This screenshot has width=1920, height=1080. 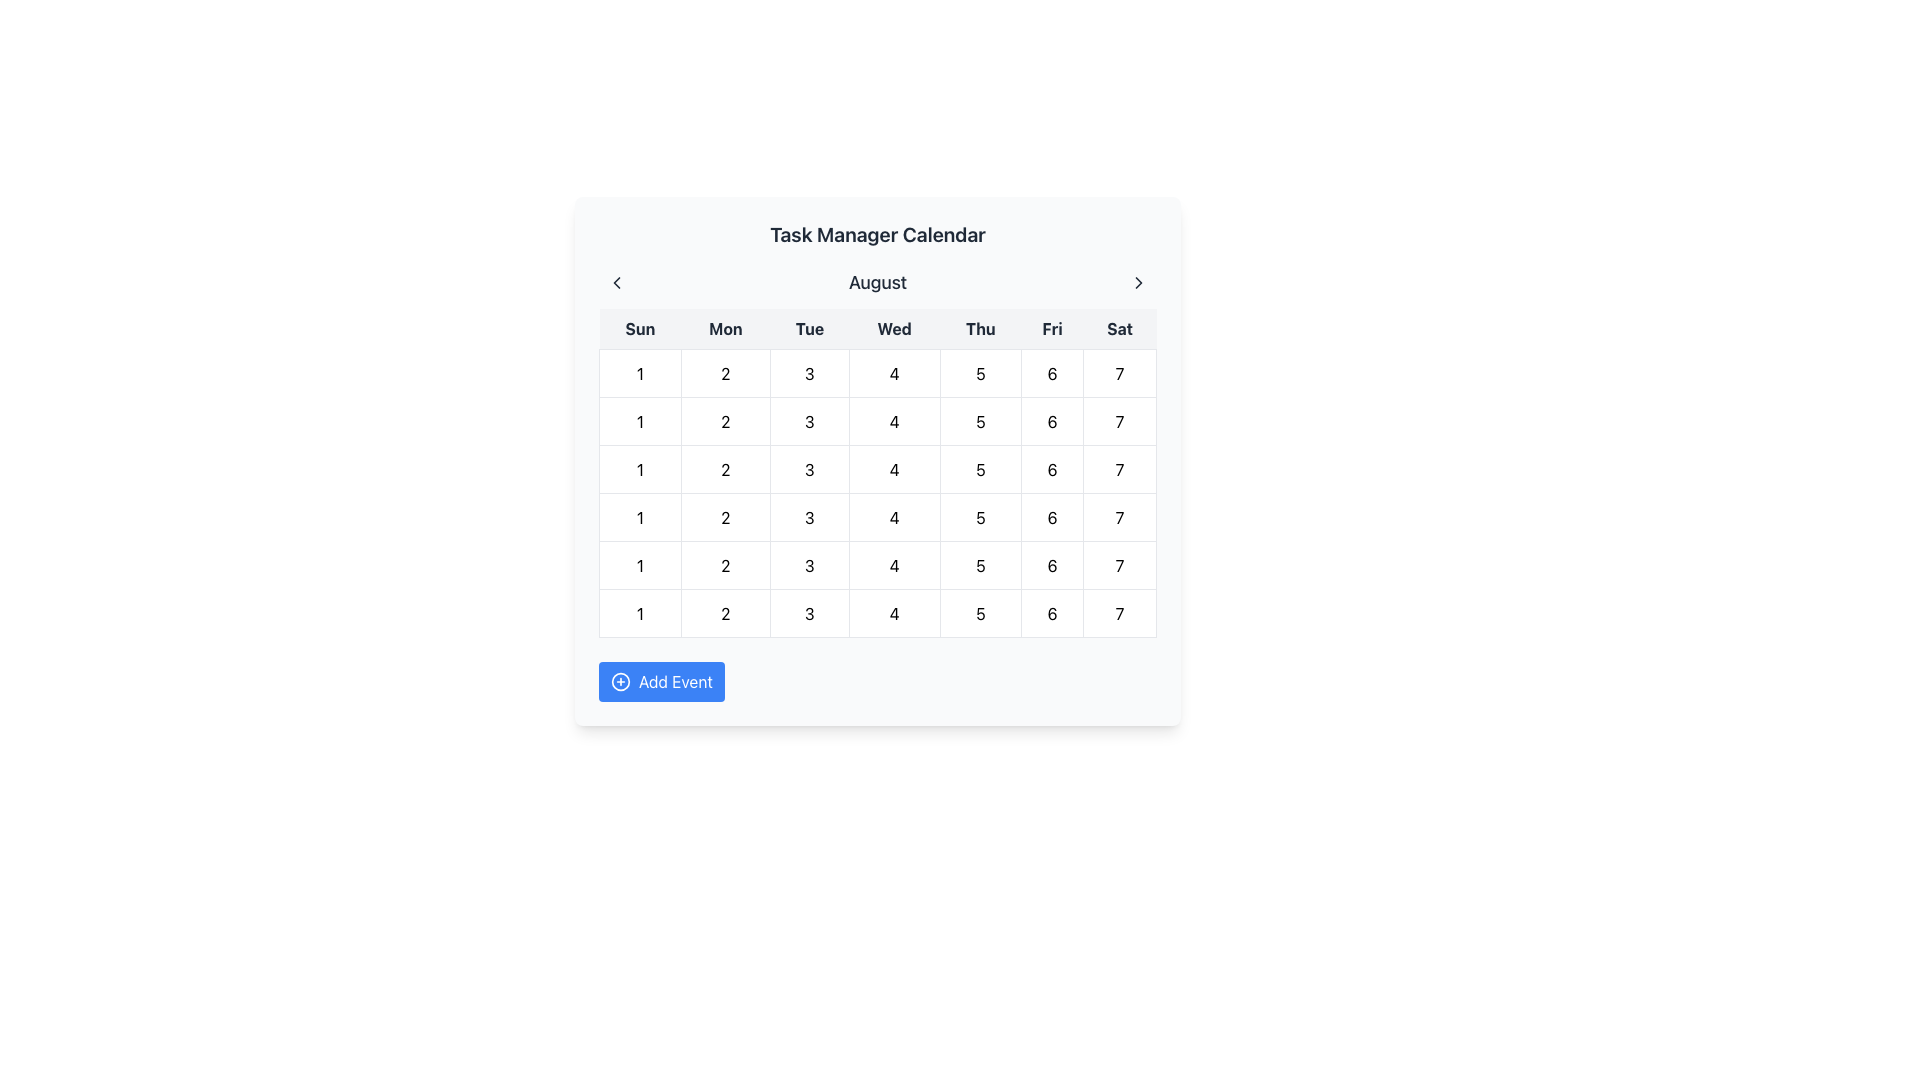 I want to click on the left-pointing chevron icon located at the upper-left corner of the calendar widget, so click(x=616, y=282).